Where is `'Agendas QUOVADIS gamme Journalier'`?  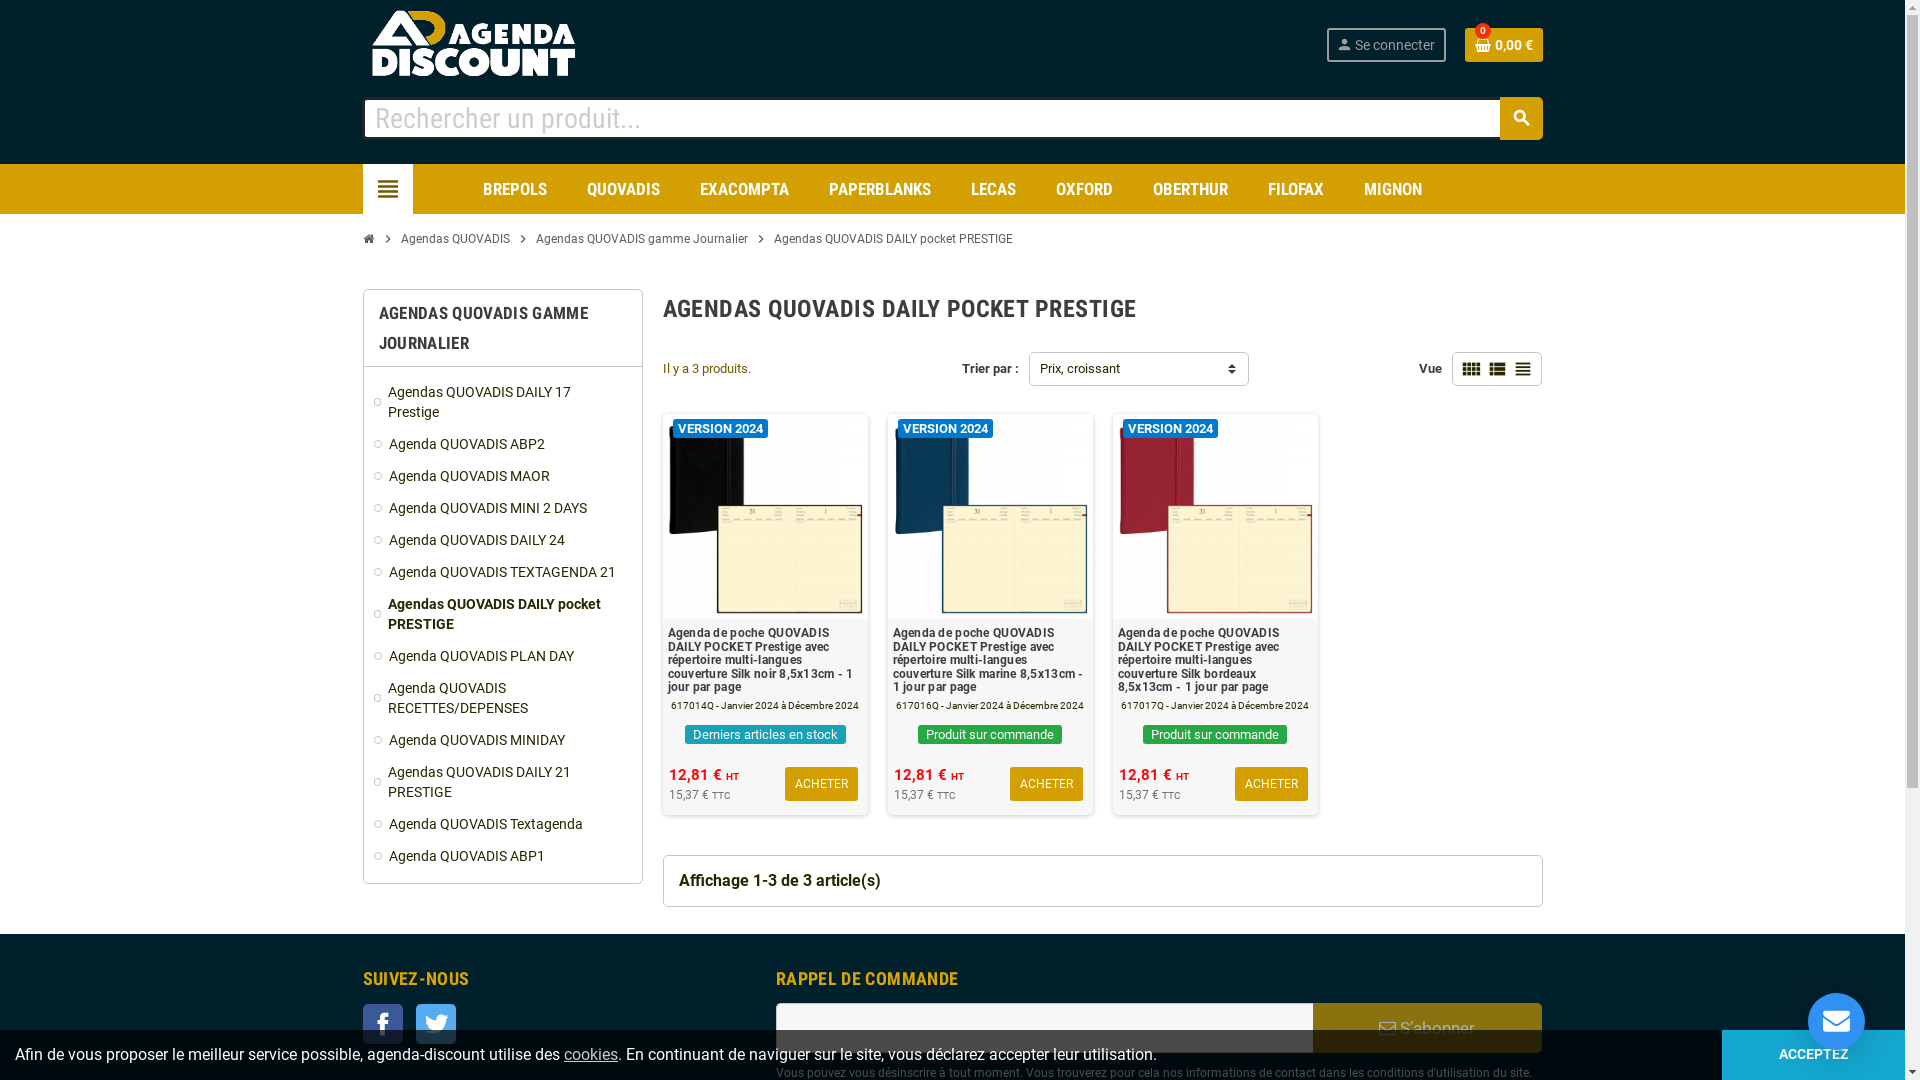 'Agendas QUOVADIS gamme Journalier' is located at coordinates (529, 238).